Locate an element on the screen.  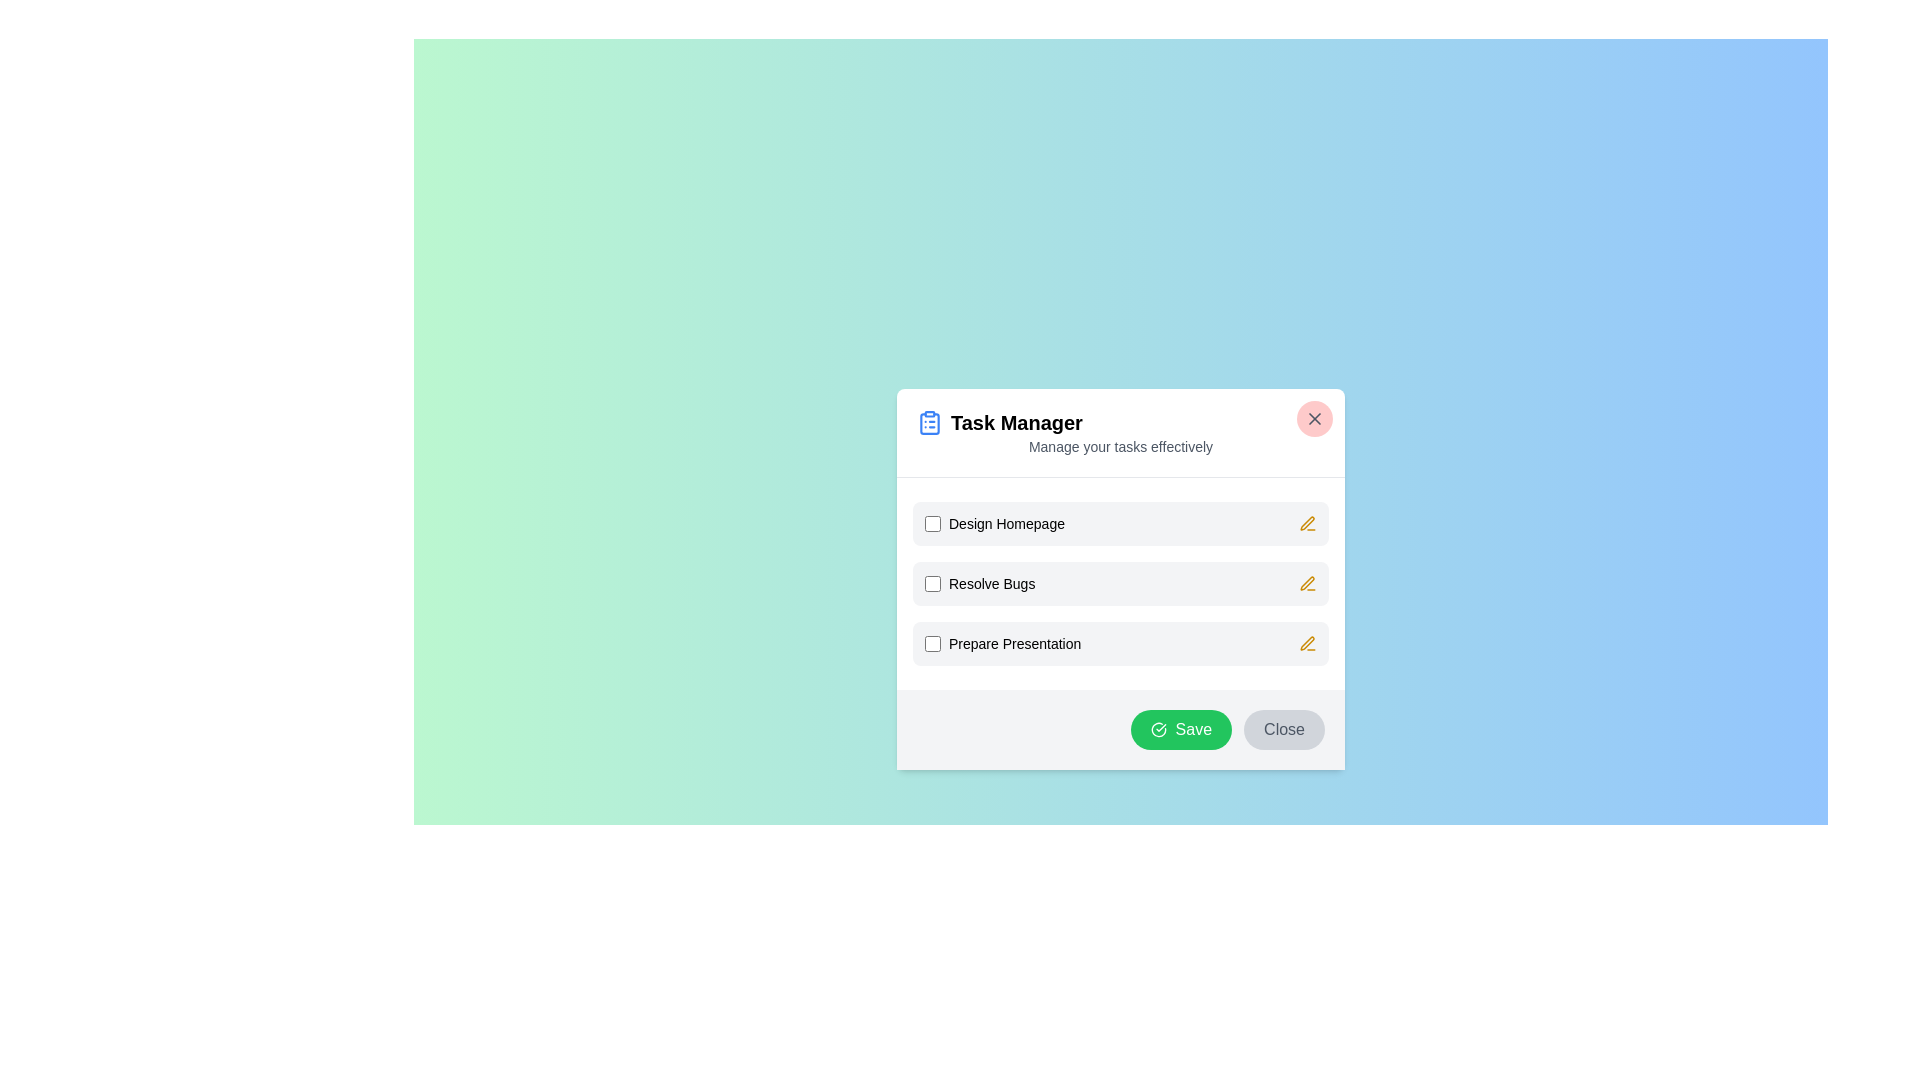
the text label reading 'Design Homepage' located next to the first checkbox in the Task Manager section of the task list interface is located at coordinates (1007, 522).